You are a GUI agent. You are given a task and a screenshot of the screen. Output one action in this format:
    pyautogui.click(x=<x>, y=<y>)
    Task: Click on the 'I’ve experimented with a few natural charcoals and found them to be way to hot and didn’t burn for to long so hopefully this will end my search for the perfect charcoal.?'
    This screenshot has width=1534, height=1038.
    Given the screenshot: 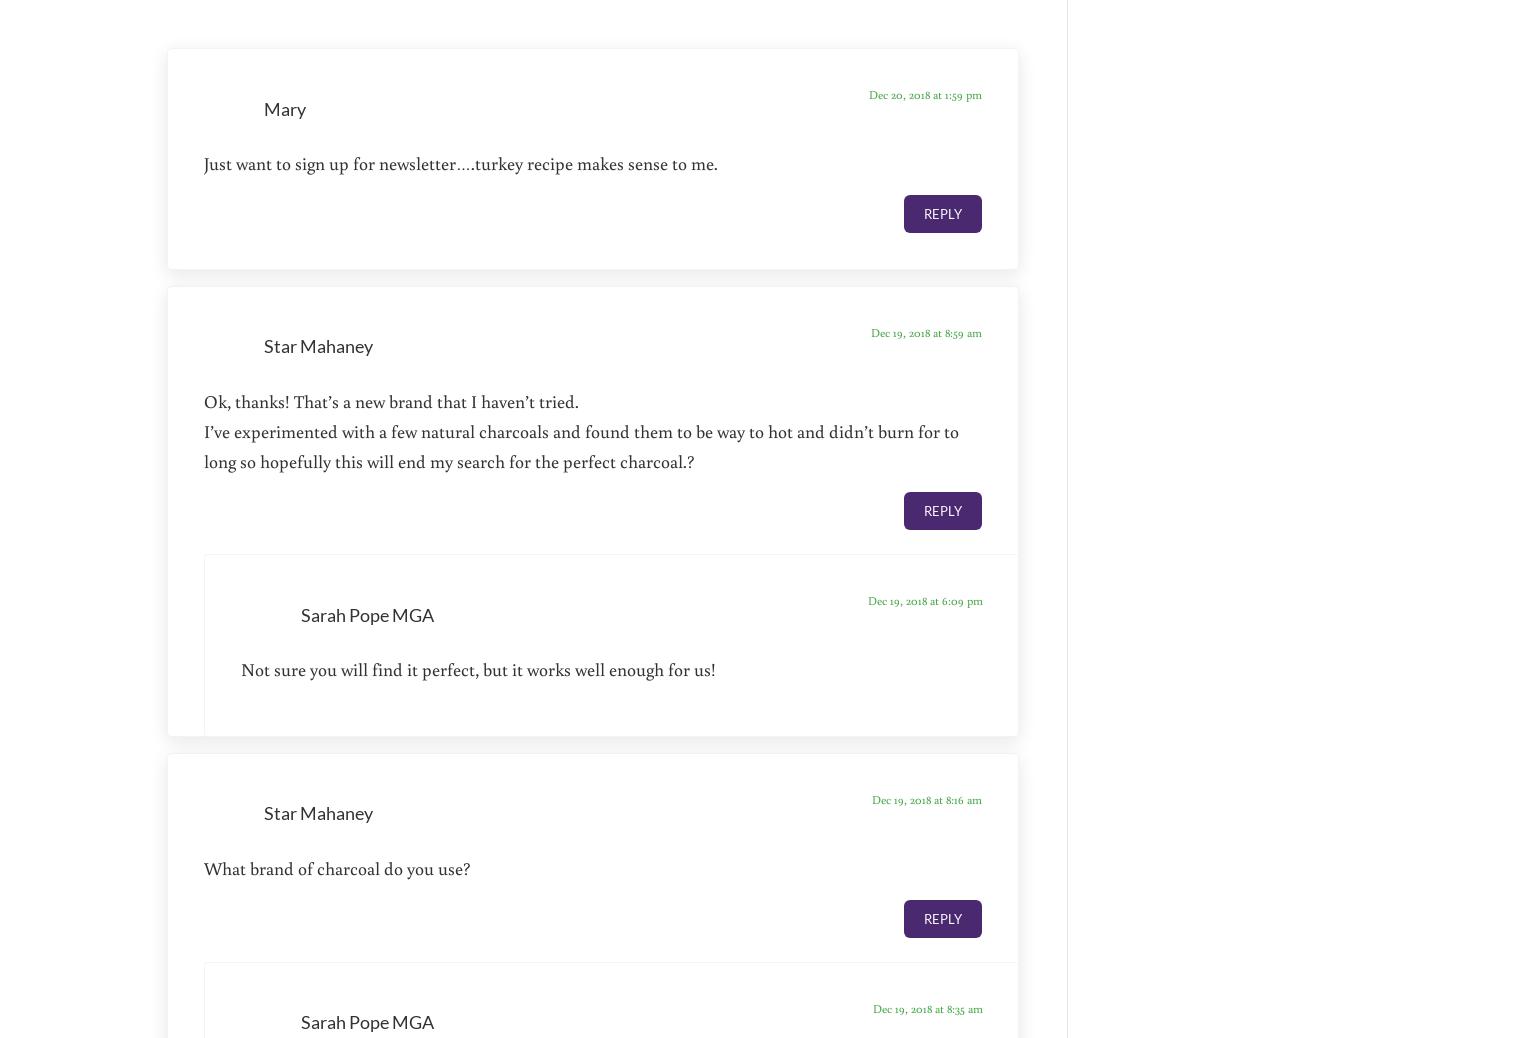 What is the action you would take?
    pyautogui.click(x=581, y=444)
    